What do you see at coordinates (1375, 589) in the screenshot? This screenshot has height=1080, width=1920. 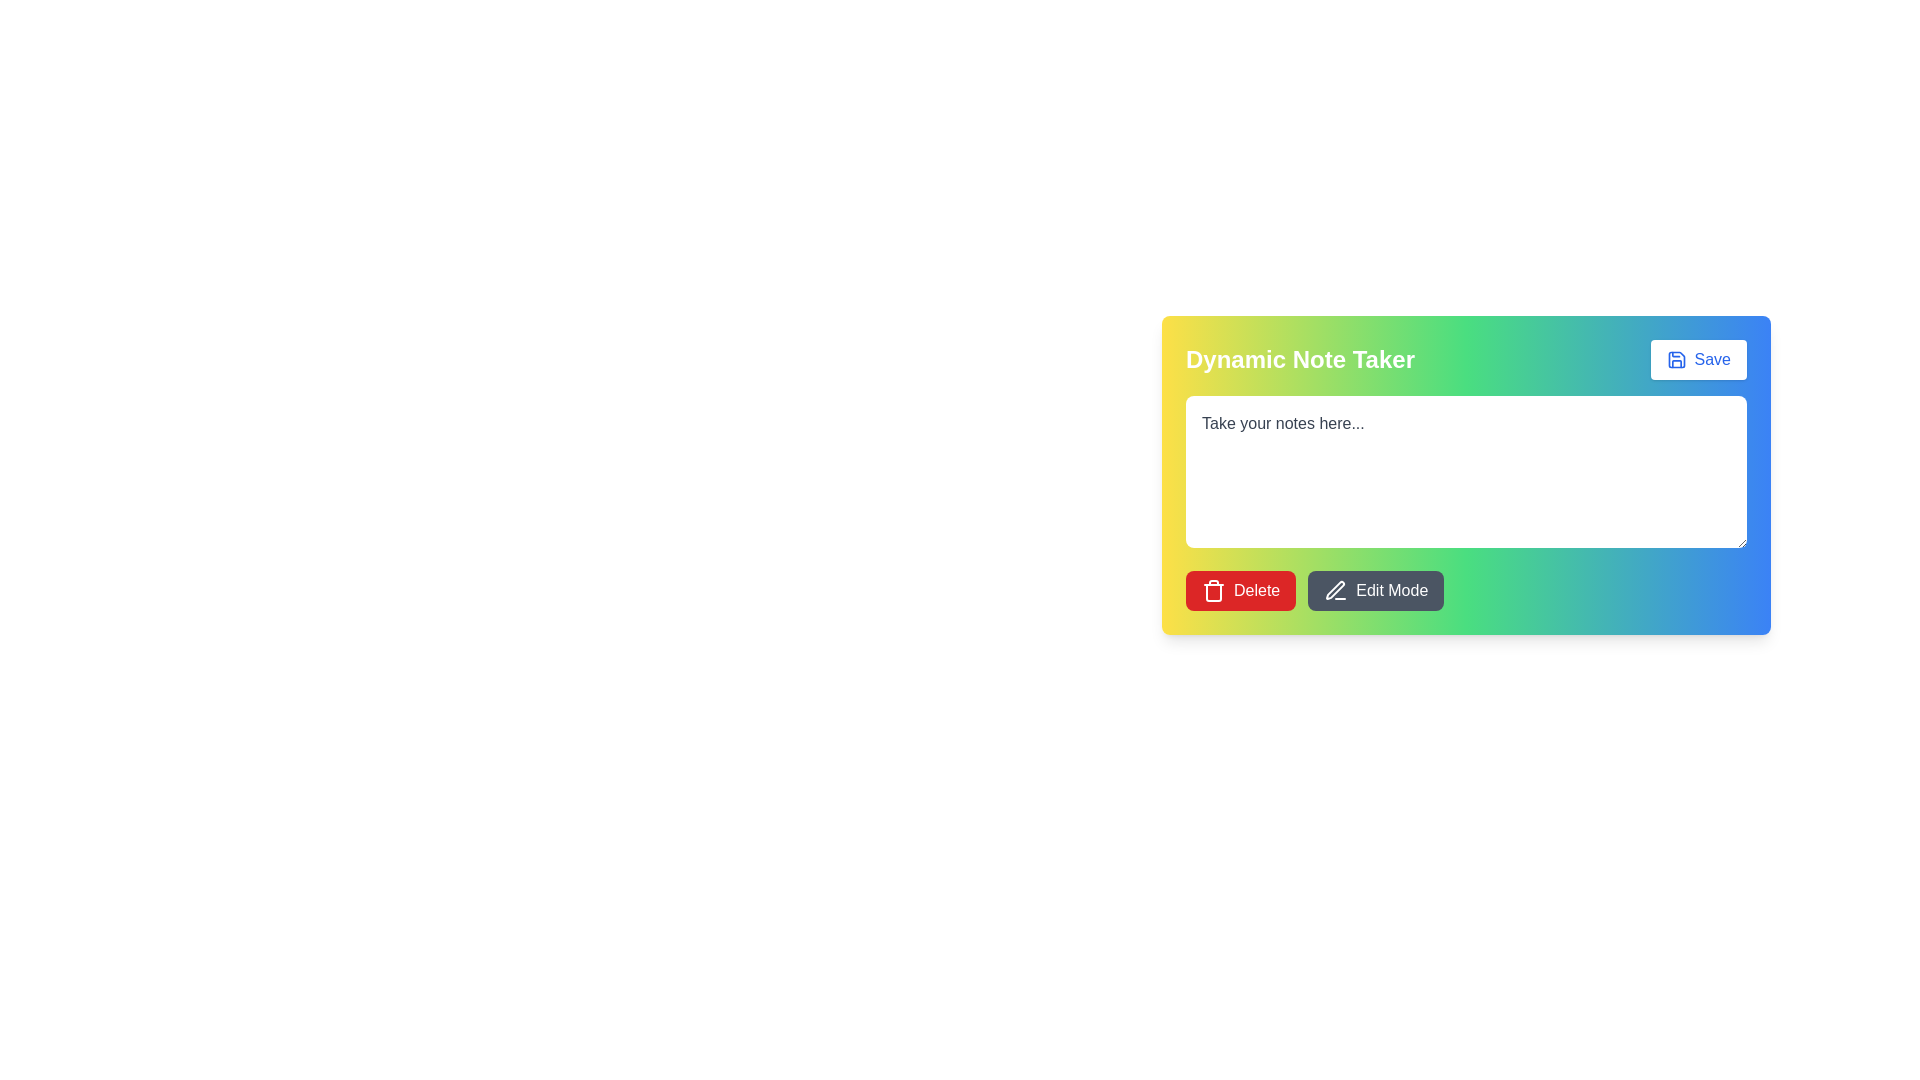 I see `the edit mode toggle button located to the right of the 'Delete' button in the 'Dynamic Note Taker' panel` at bounding box center [1375, 589].